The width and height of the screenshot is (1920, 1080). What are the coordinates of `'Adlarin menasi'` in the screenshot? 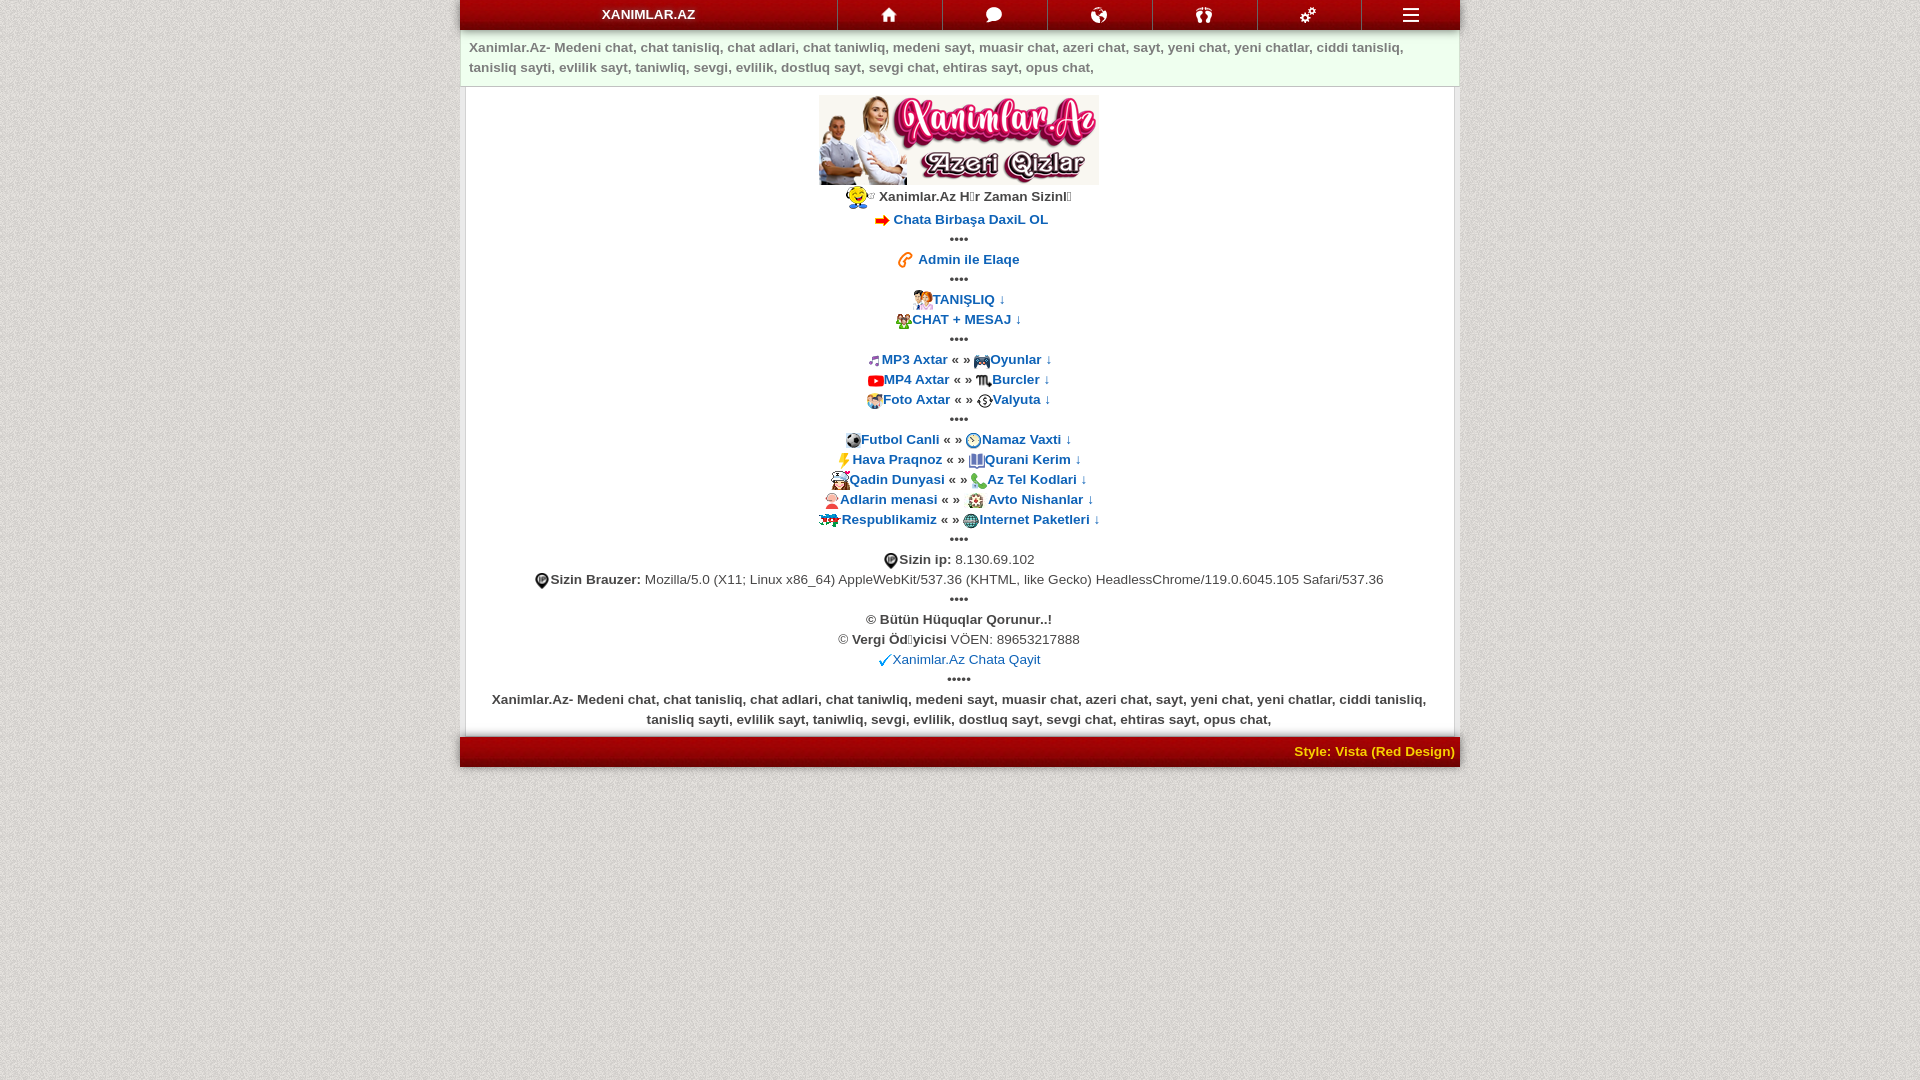 It's located at (887, 498).